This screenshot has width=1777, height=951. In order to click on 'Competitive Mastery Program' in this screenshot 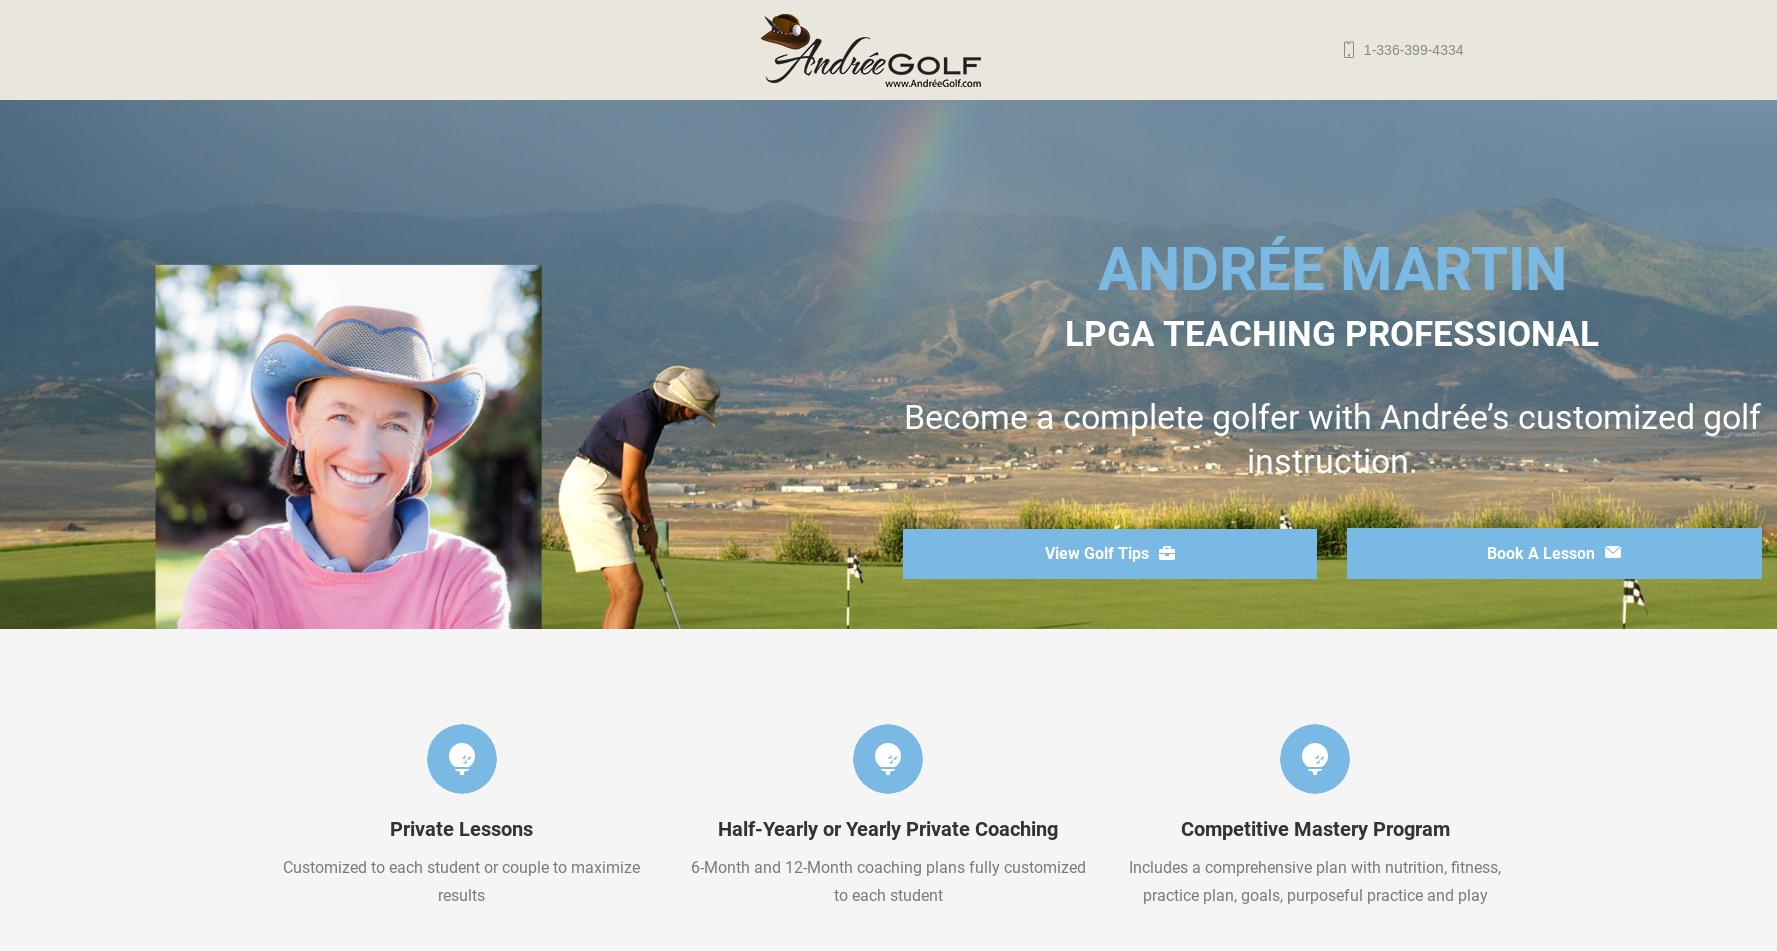, I will do `click(1179, 827)`.